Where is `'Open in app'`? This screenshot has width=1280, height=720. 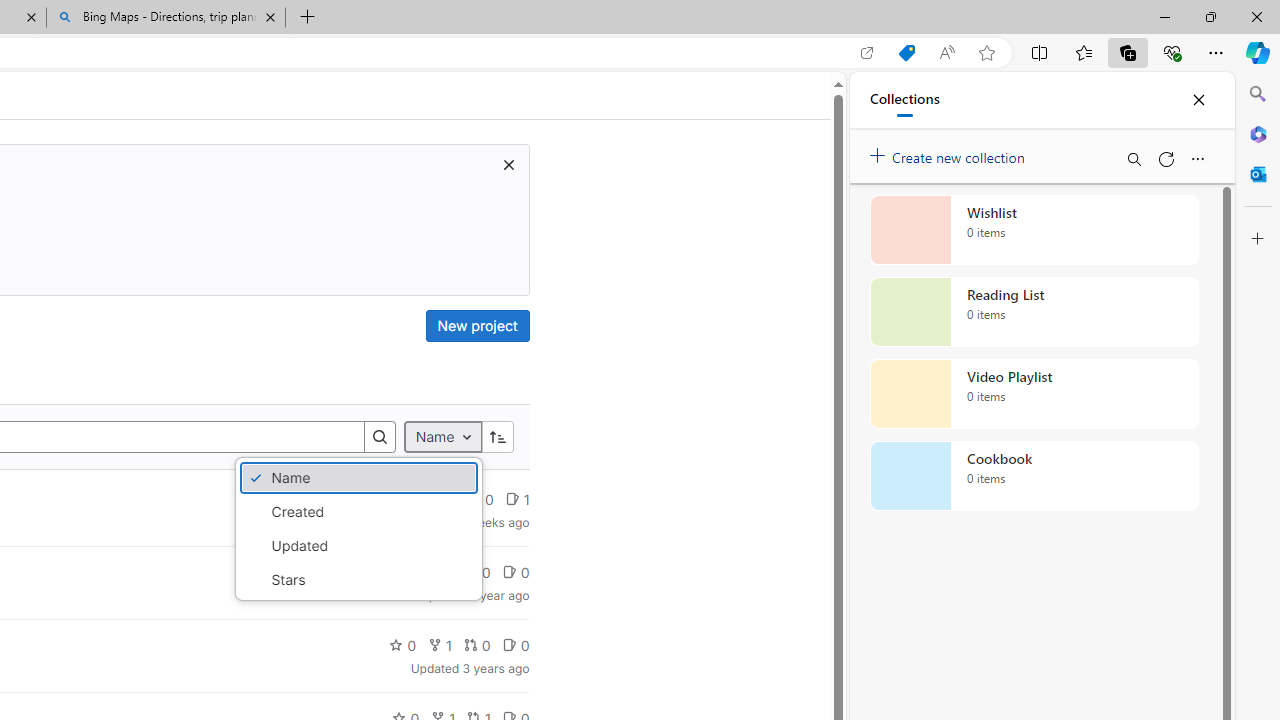 'Open in app' is located at coordinates (867, 52).